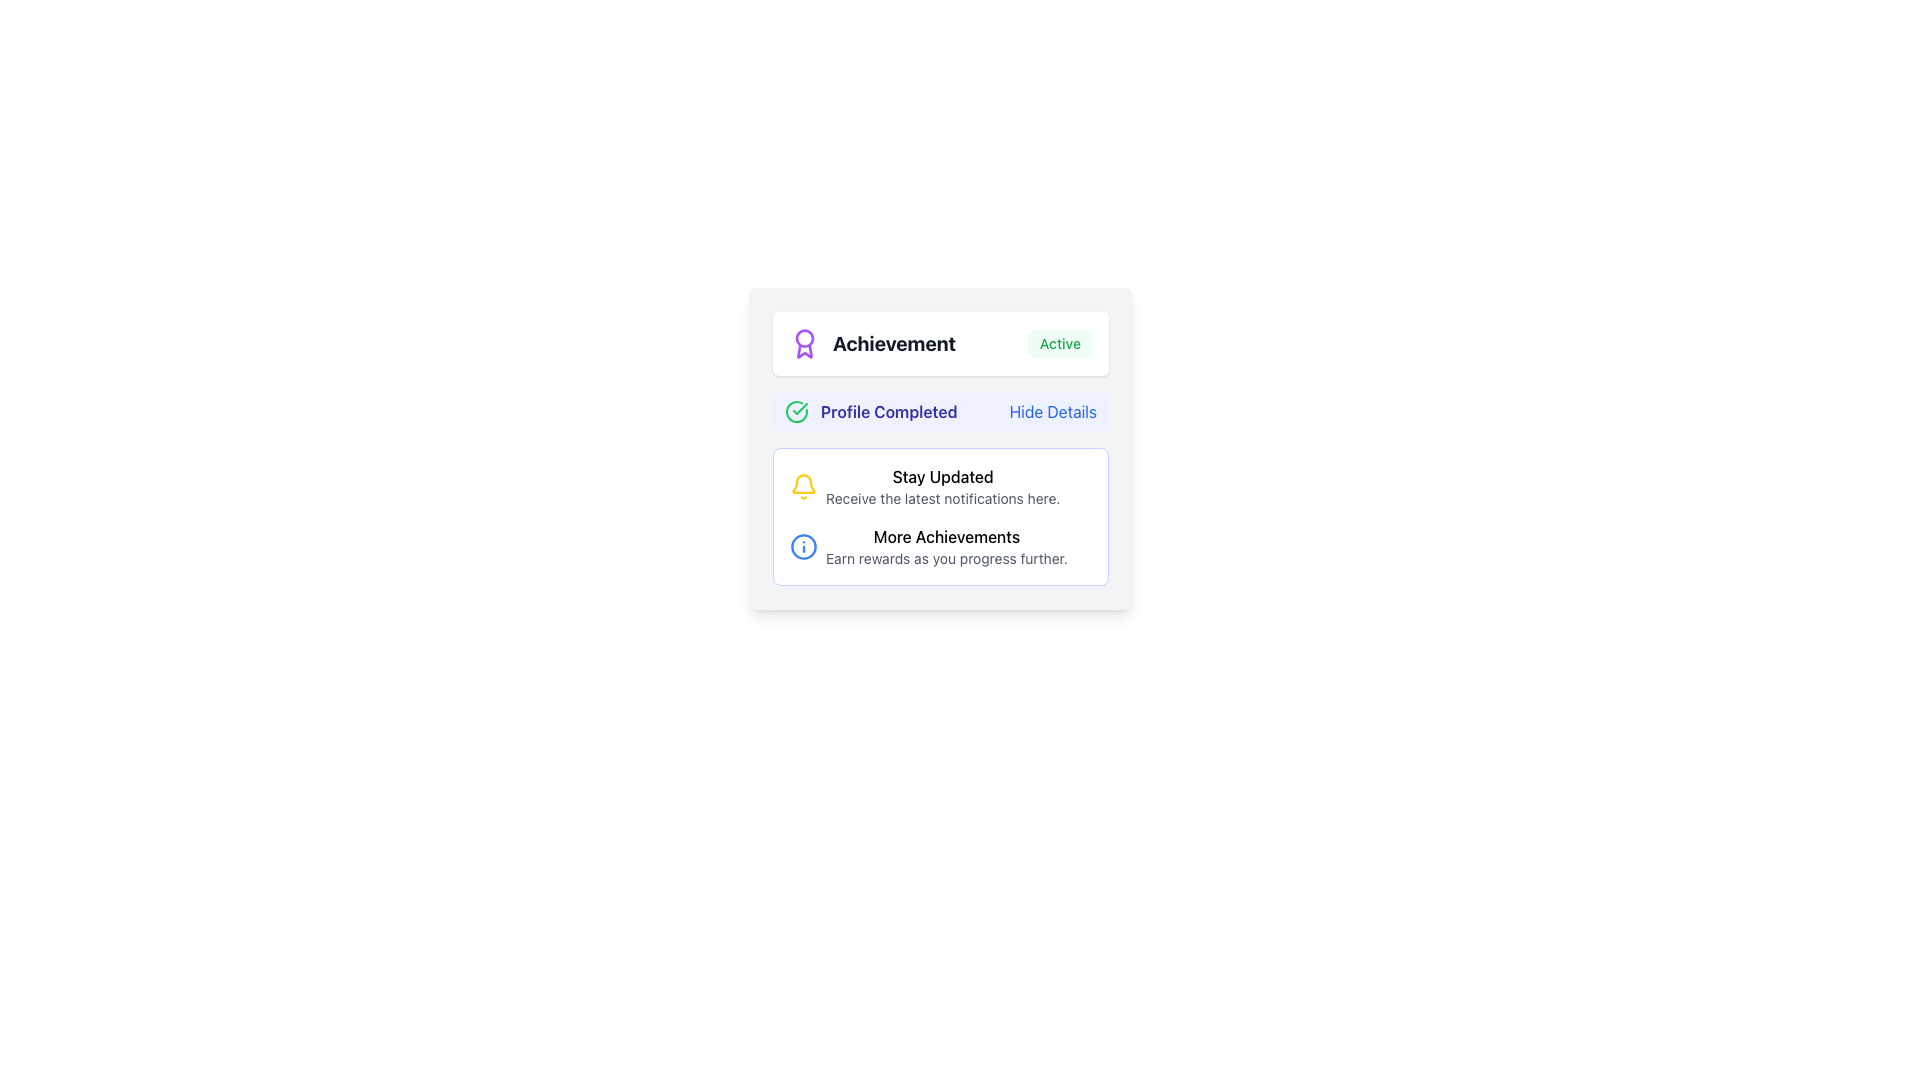 Image resolution: width=1920 pixels, height=1080 pixels. I want to click on the status icon indicating 'Profile Completed', which is located to the left of the text 'Profile Completed', so click(795, 411).